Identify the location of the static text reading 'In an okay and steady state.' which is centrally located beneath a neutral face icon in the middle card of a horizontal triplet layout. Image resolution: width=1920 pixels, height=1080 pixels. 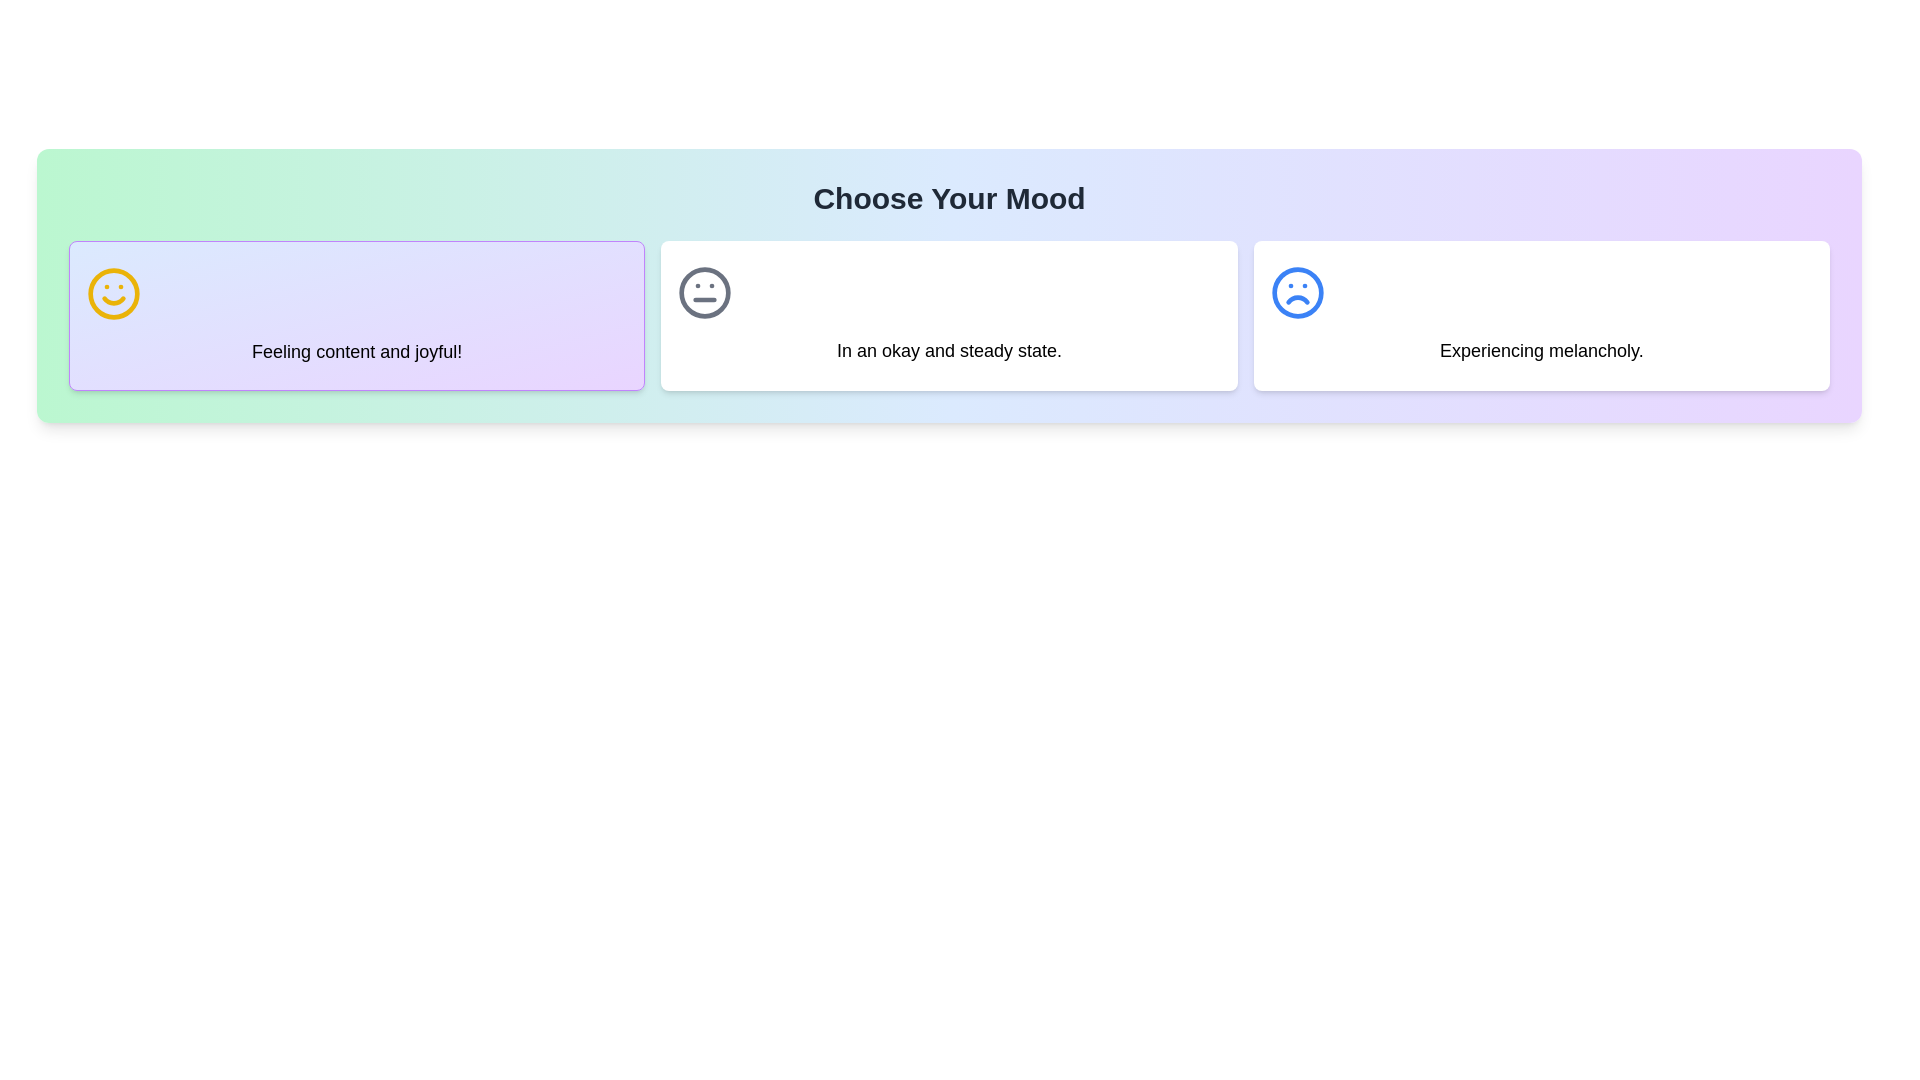
(948, 350).